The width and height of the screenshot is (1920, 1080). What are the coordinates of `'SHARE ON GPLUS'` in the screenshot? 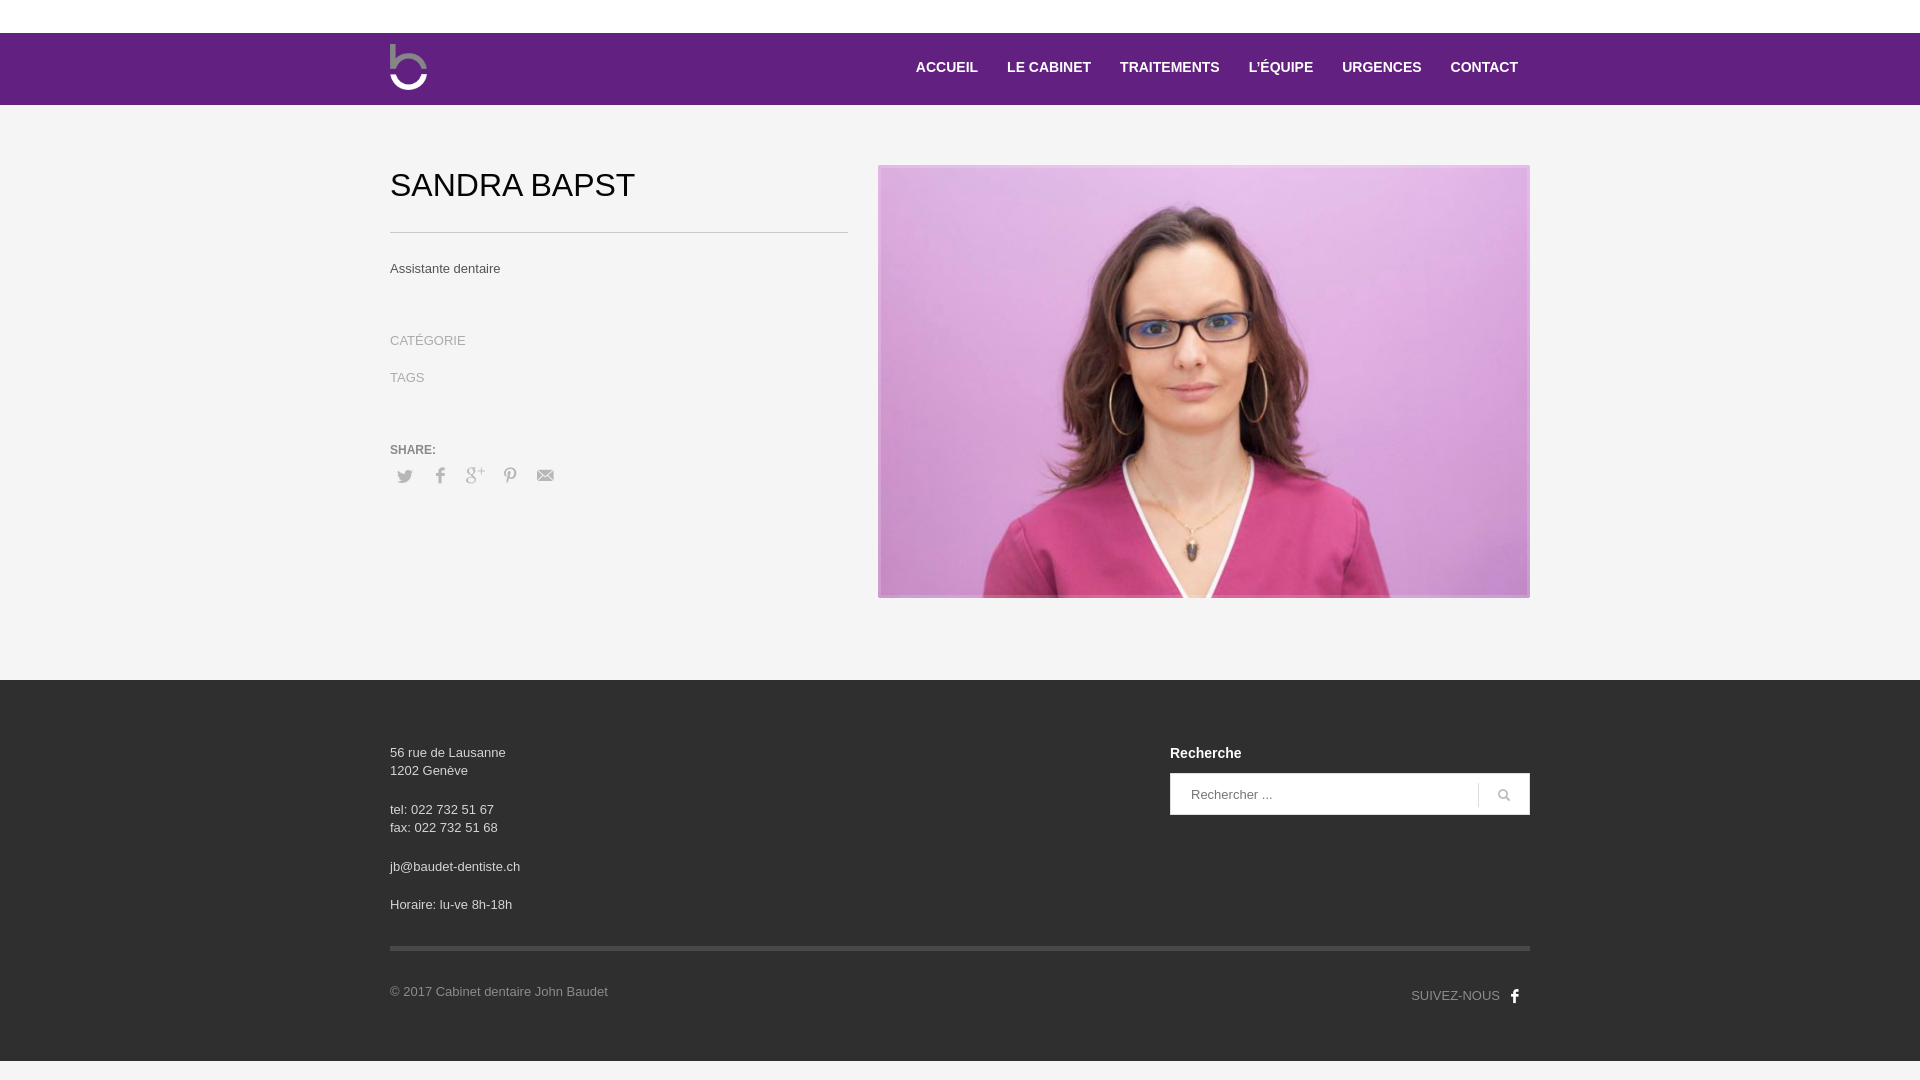 It's located at (474, 475).